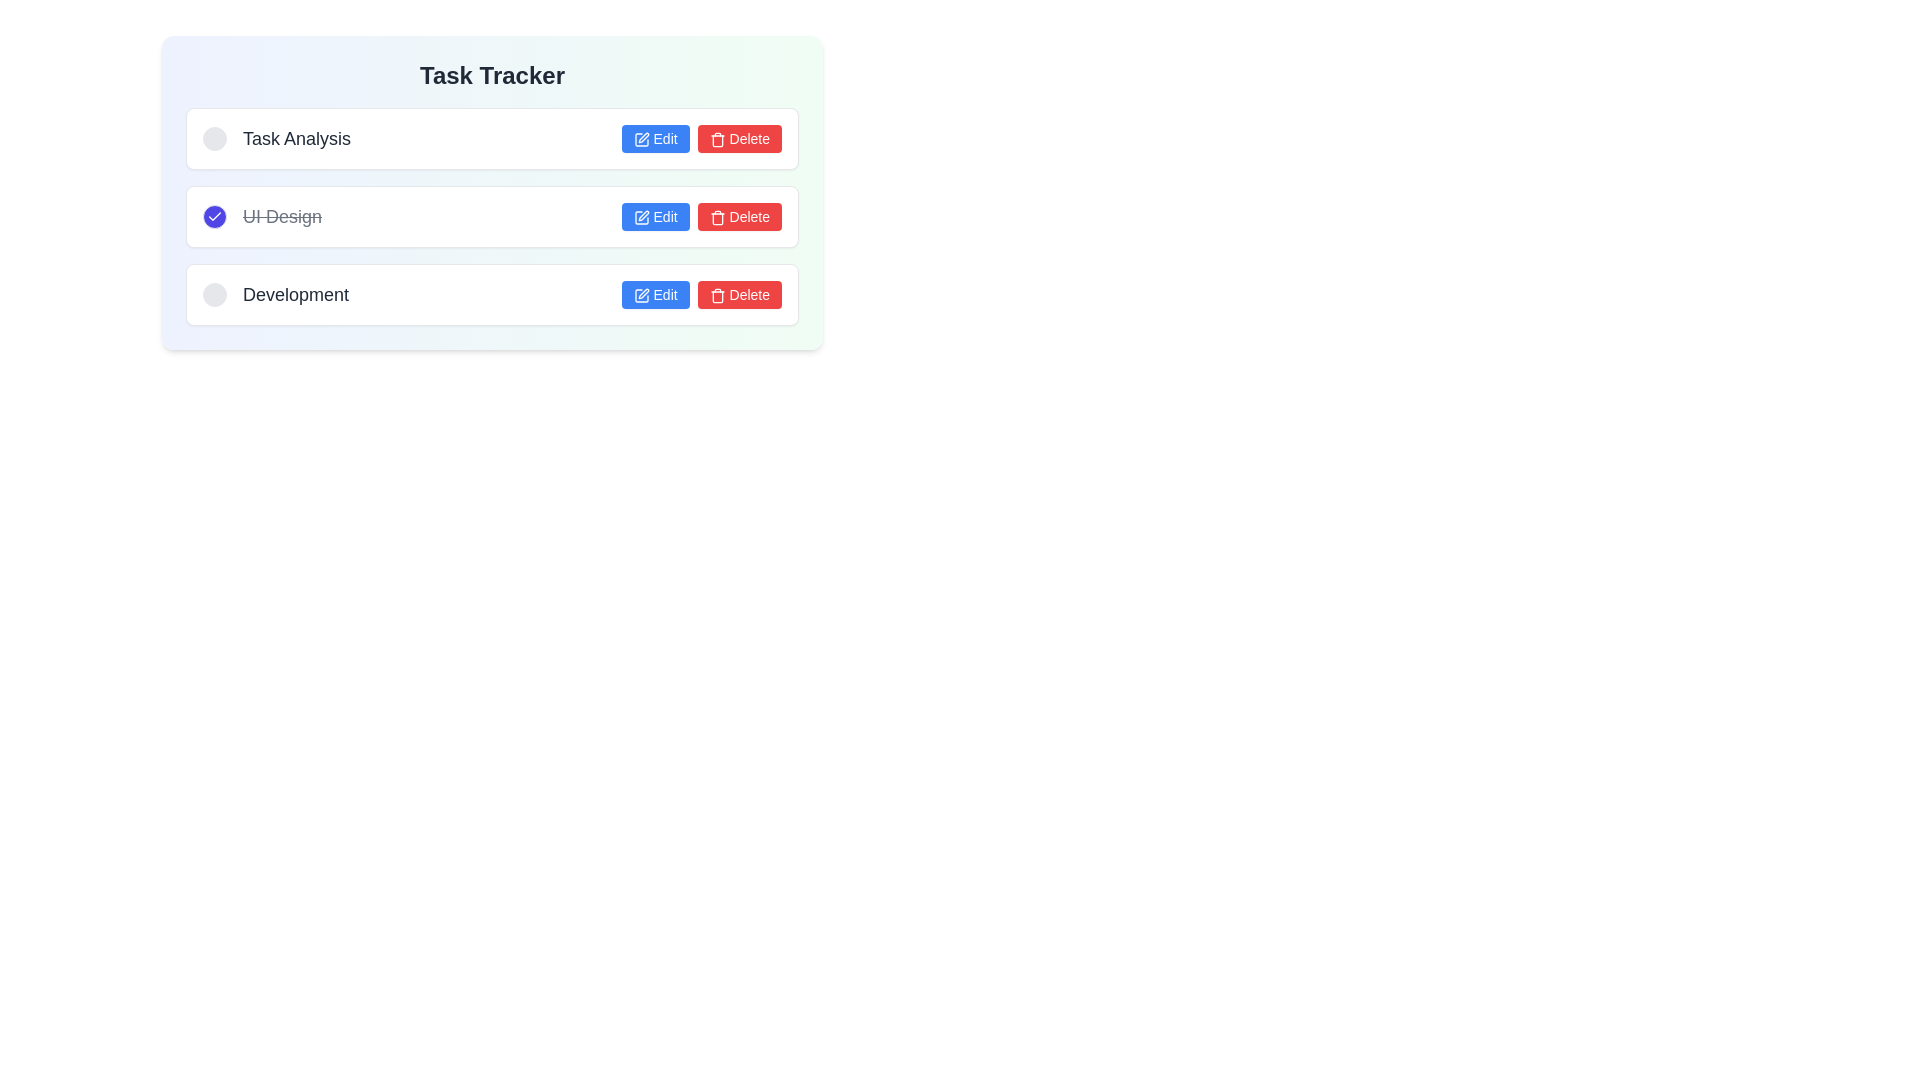  Describe the element at coordinates (717, 140) in the screenshot. I see `the Trash Can icon that represents the delete action within the 'Delete' button in the second row of the 'UI Design' task in the 'Task Tracker' interface` at that location.